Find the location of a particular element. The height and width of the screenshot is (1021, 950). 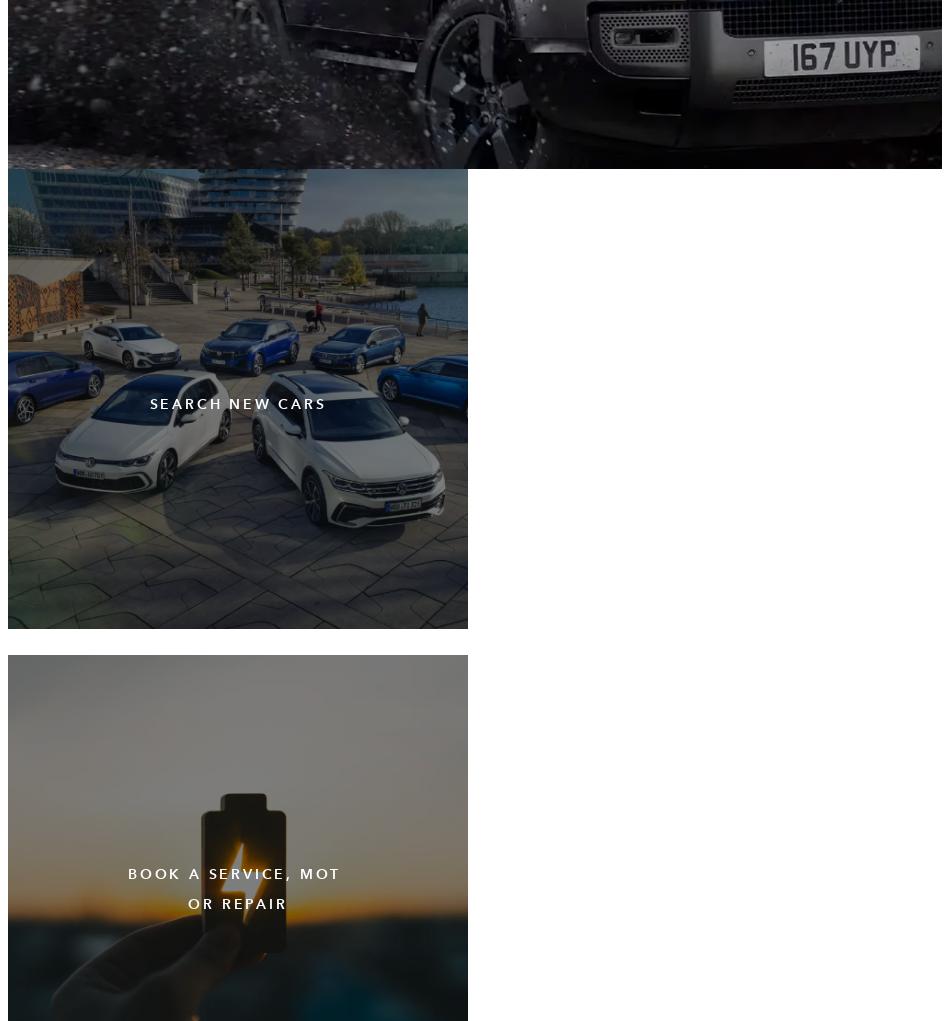

'Modern Slavery Policy' is located at coordinates (15, 72).